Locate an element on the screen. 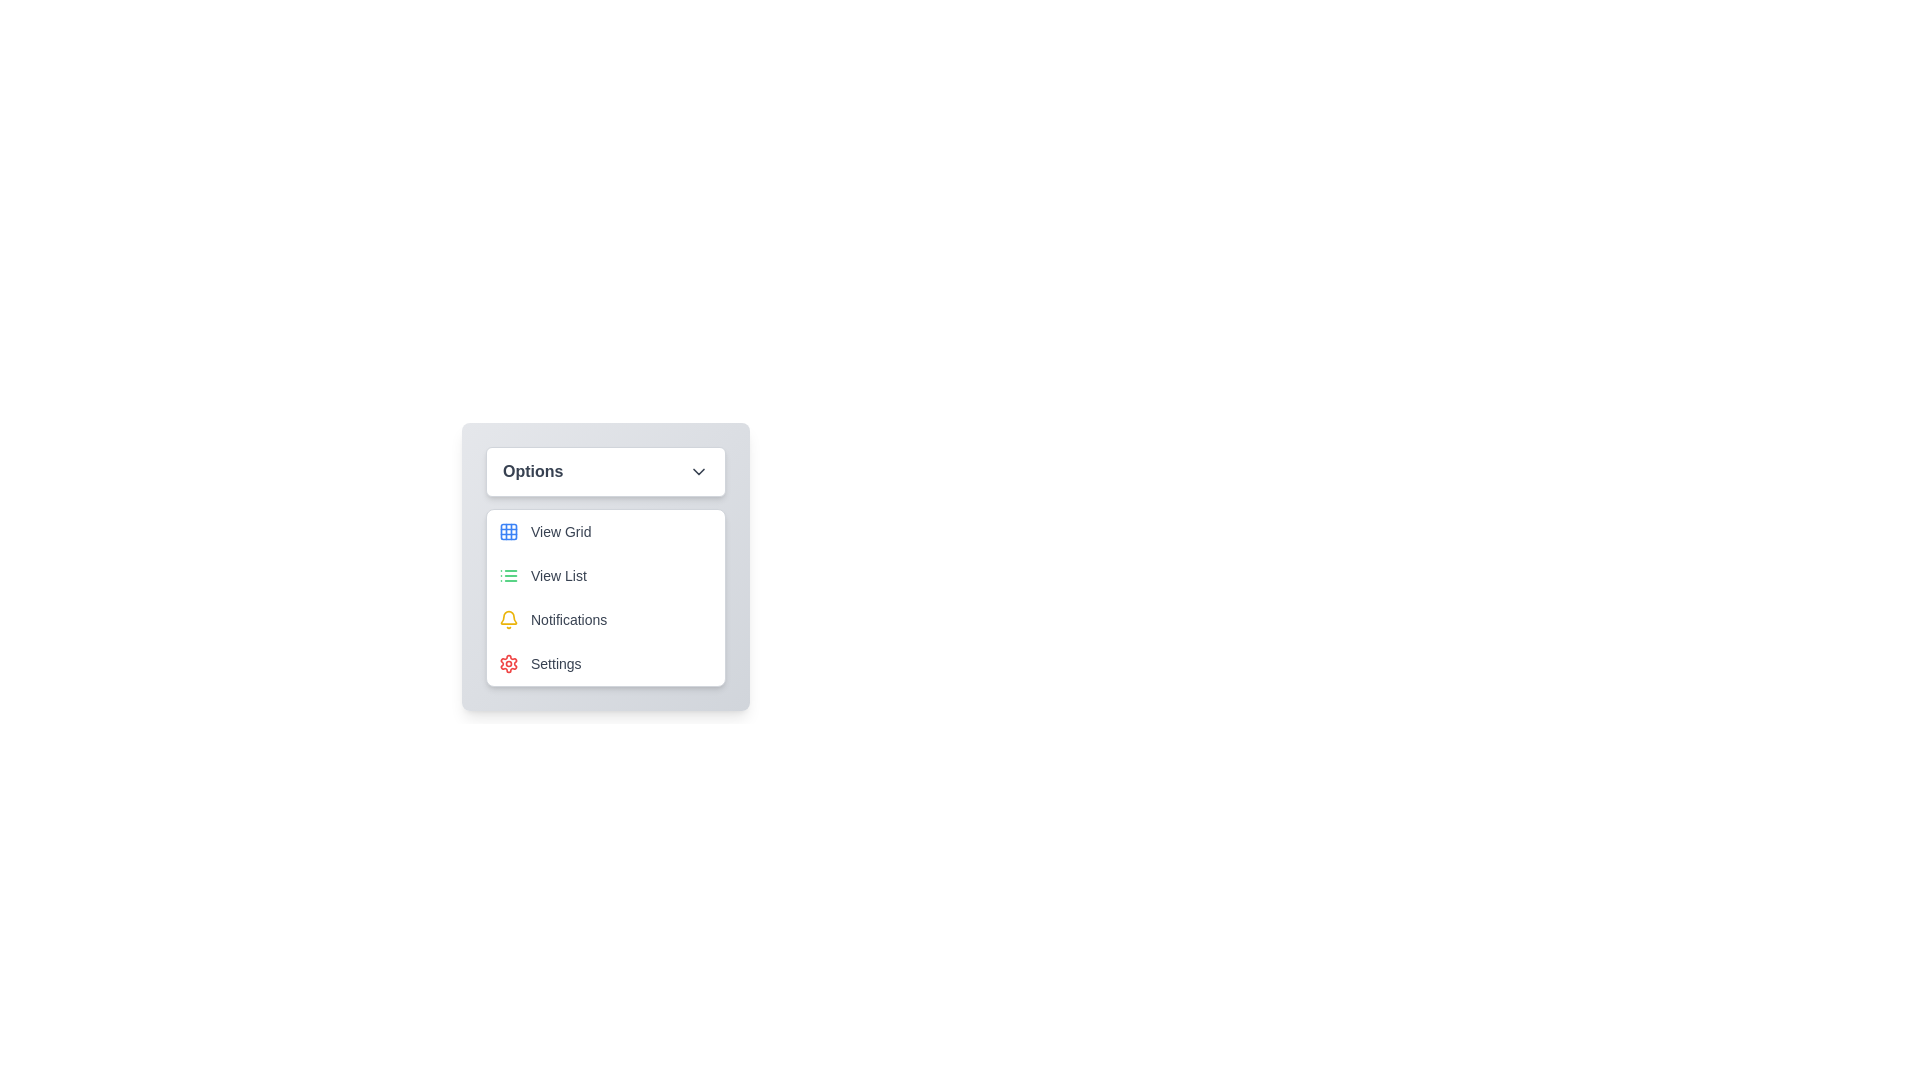 This screenshot has height=1080, width=1920. the 'View List' button-like list item element using keyboard navigation is located at coordinates (604, 575).